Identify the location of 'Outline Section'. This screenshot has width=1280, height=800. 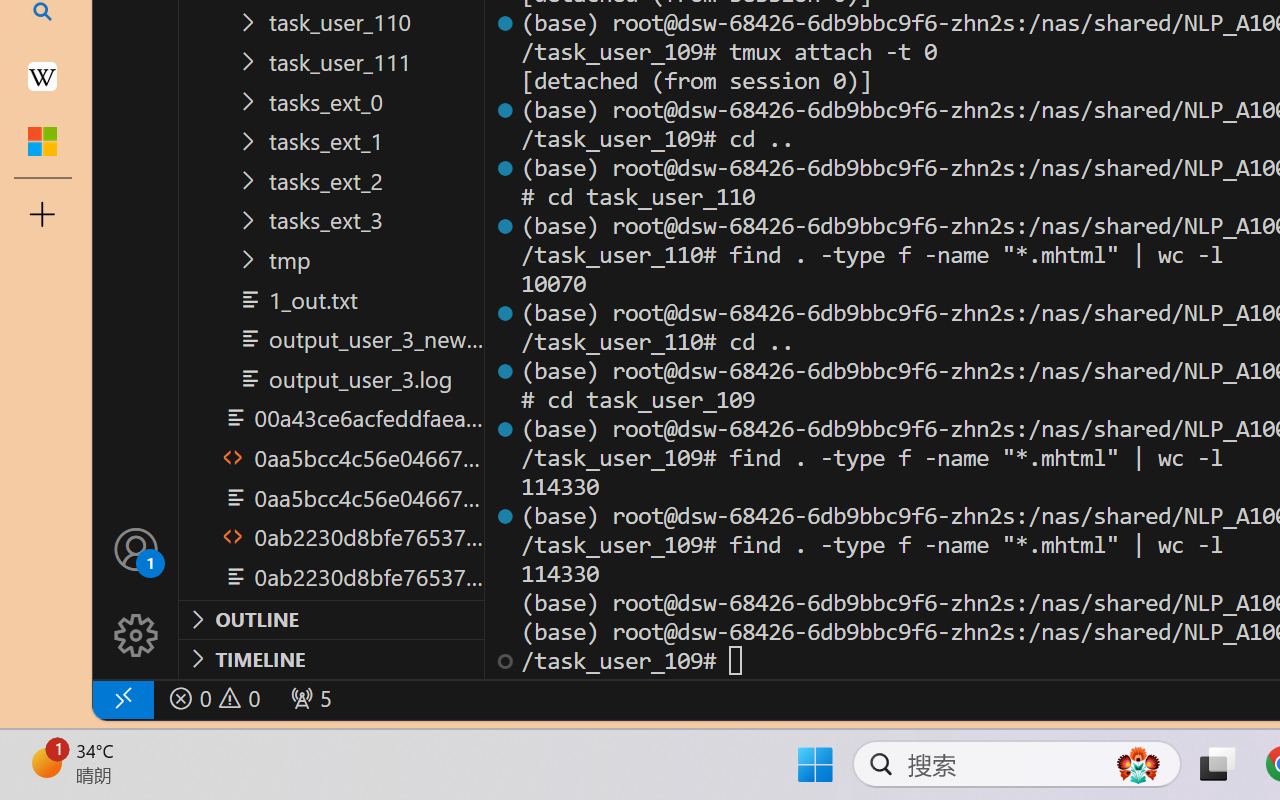
(331, 619).